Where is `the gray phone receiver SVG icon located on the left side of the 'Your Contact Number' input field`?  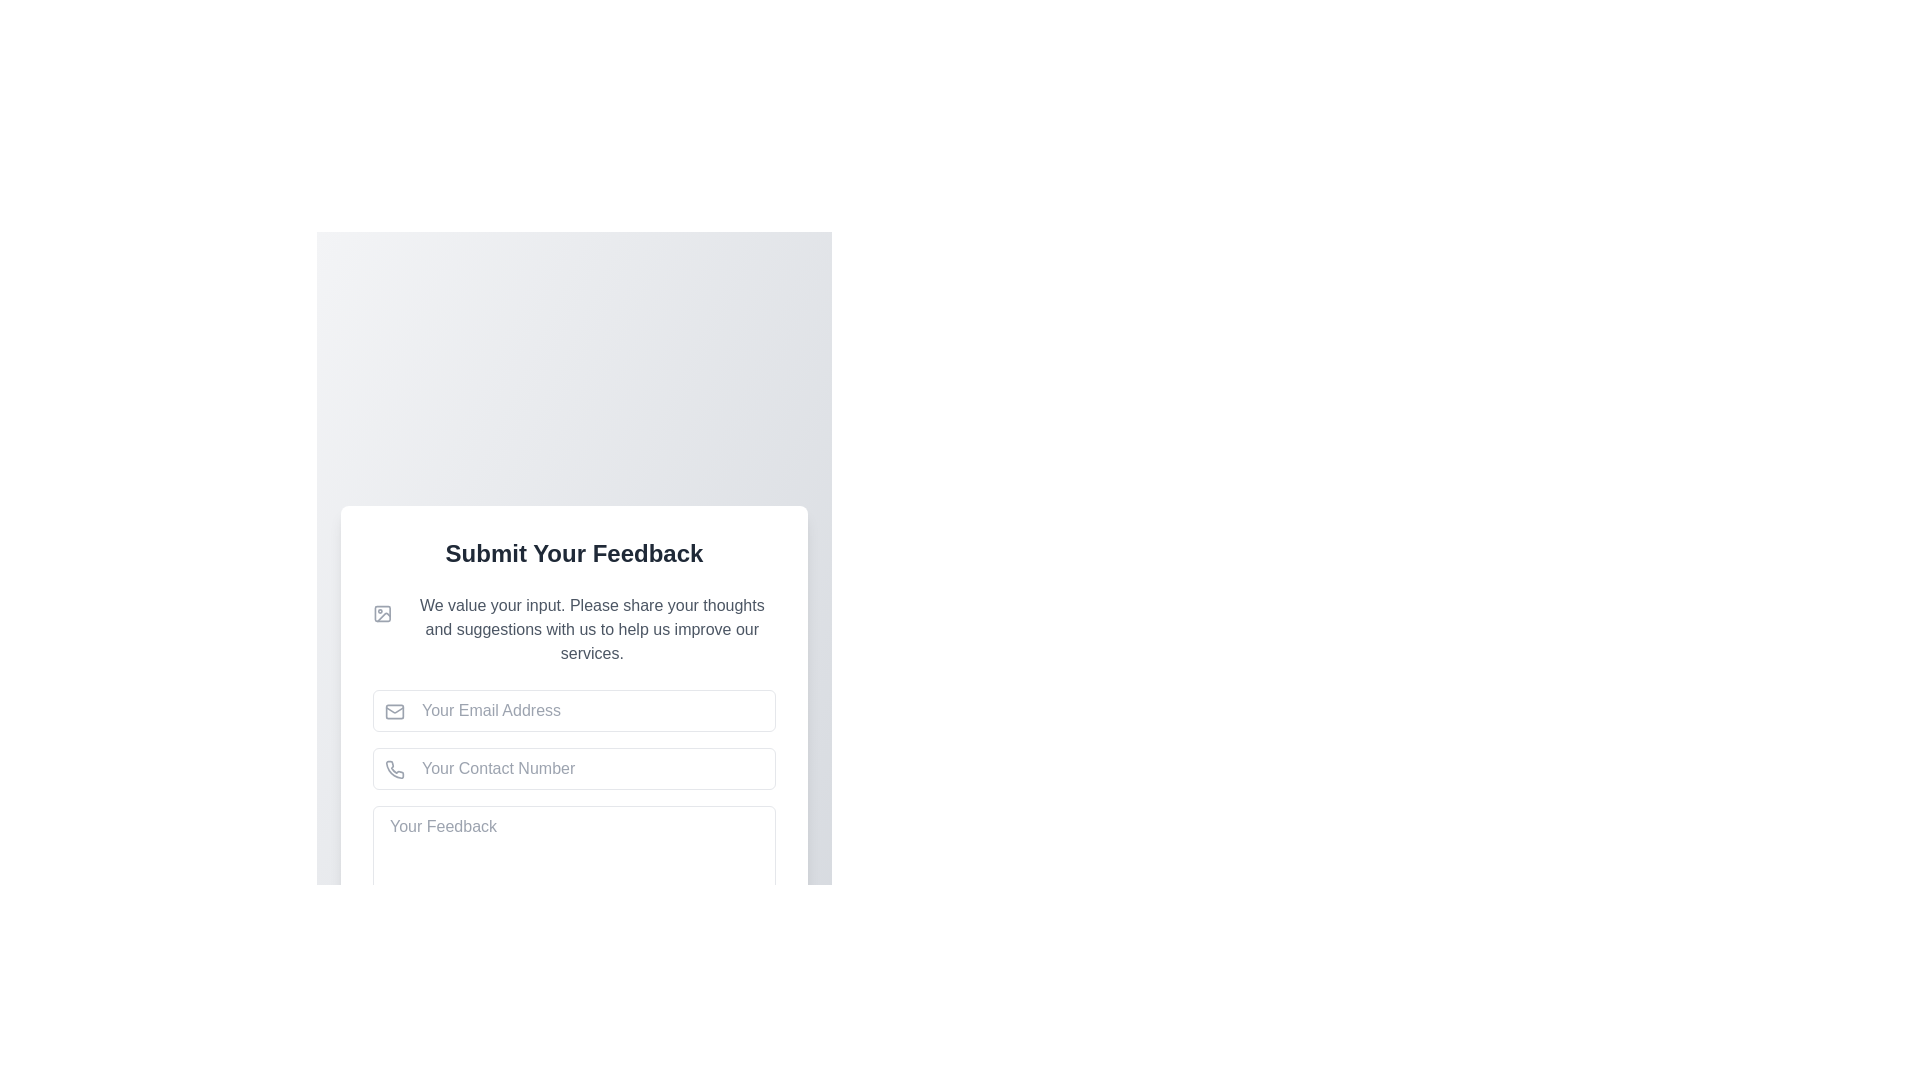 the gray phone receiver SVG icon located on the left side of the 'Your Contact Number' input field is located at coordinates (394, 767).